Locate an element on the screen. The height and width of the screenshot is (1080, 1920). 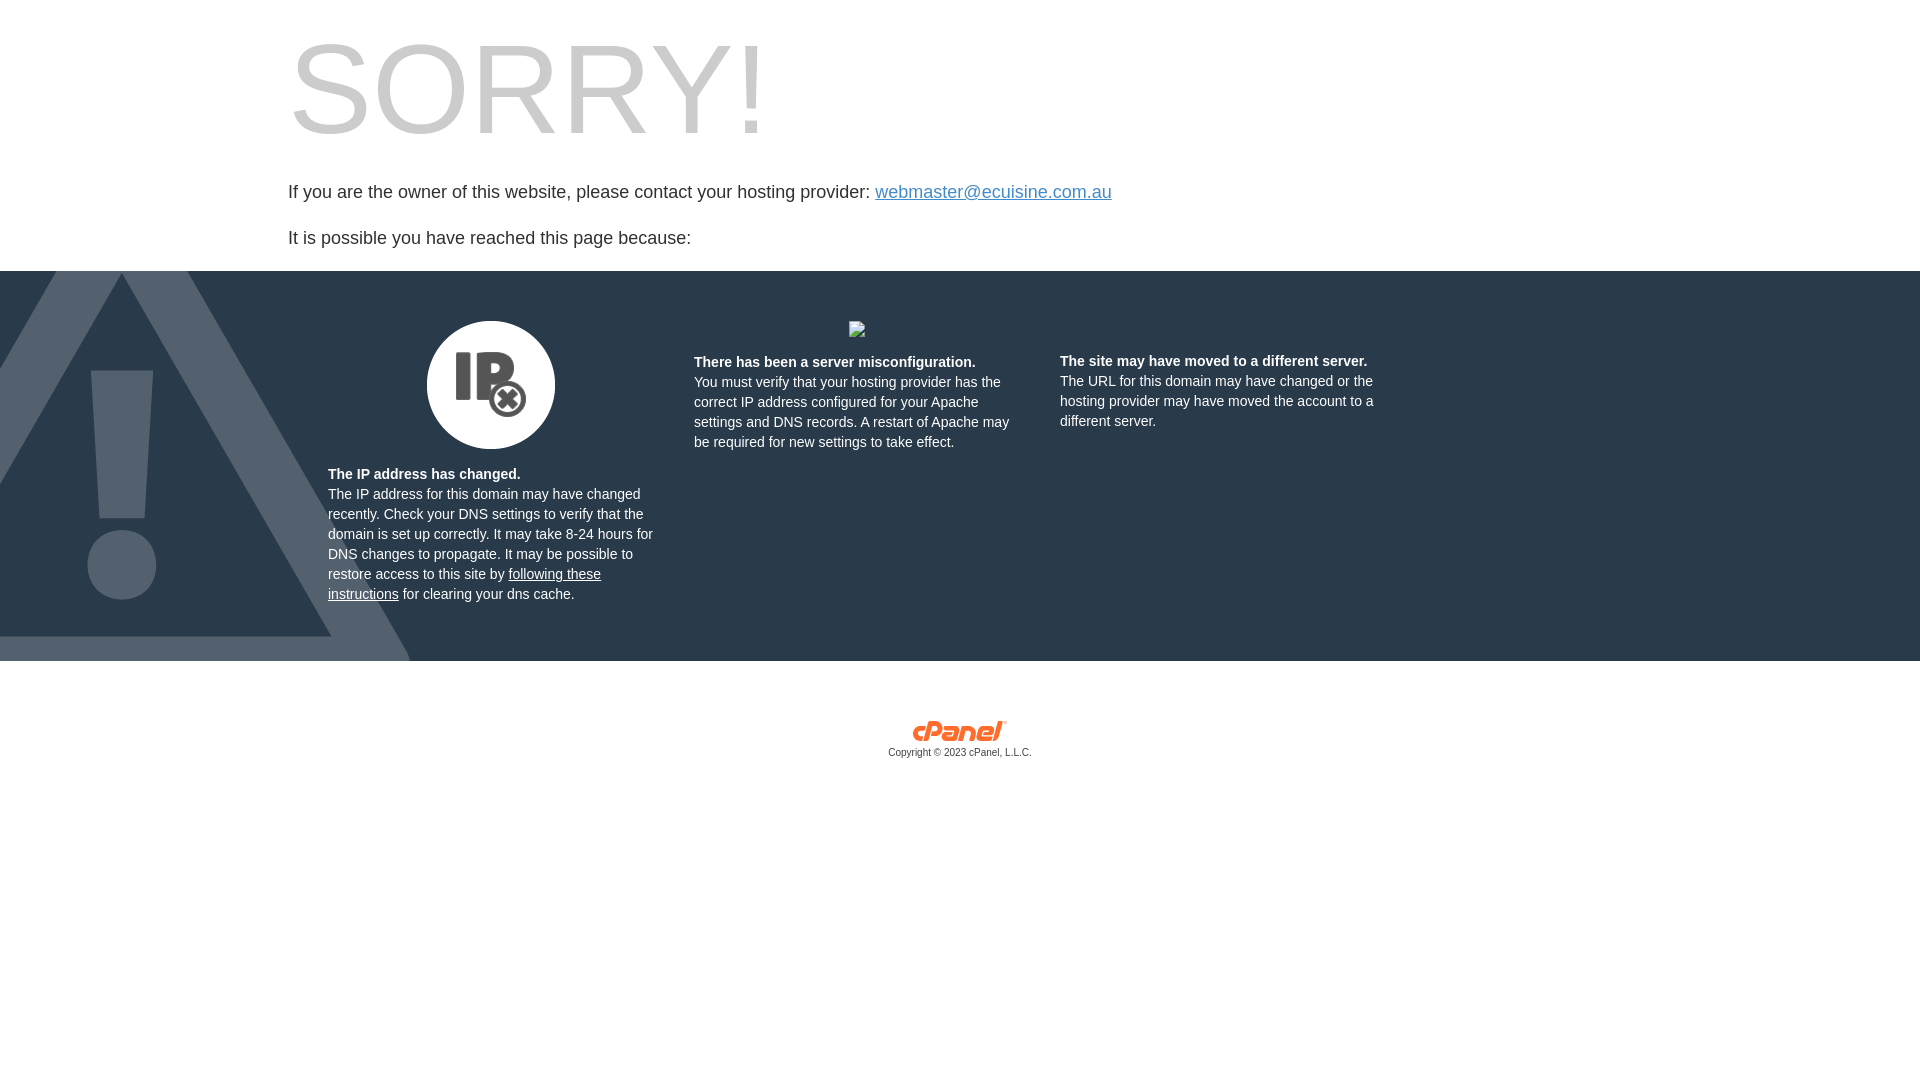
'webmaster@ecuisine.com.au' is located at coordinates (874, 192).